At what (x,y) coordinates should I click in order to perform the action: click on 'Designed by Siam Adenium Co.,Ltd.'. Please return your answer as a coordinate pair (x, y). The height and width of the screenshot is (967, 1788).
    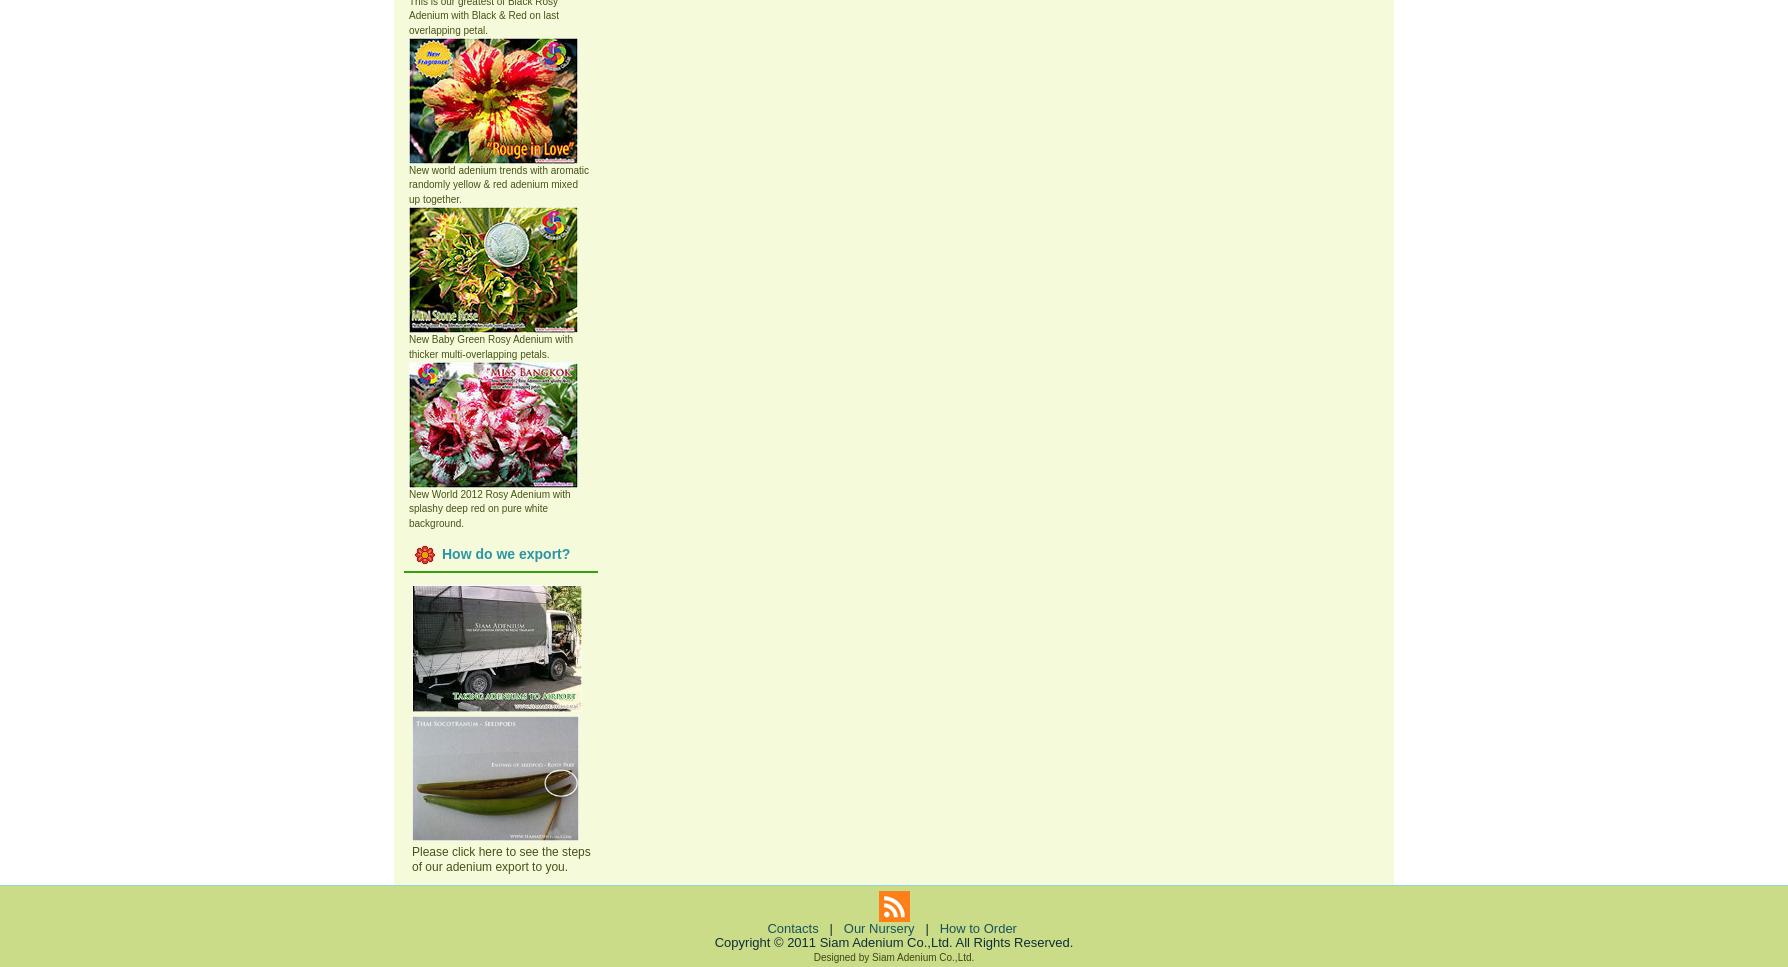
    Looking at the image, I should click on (892, 955).